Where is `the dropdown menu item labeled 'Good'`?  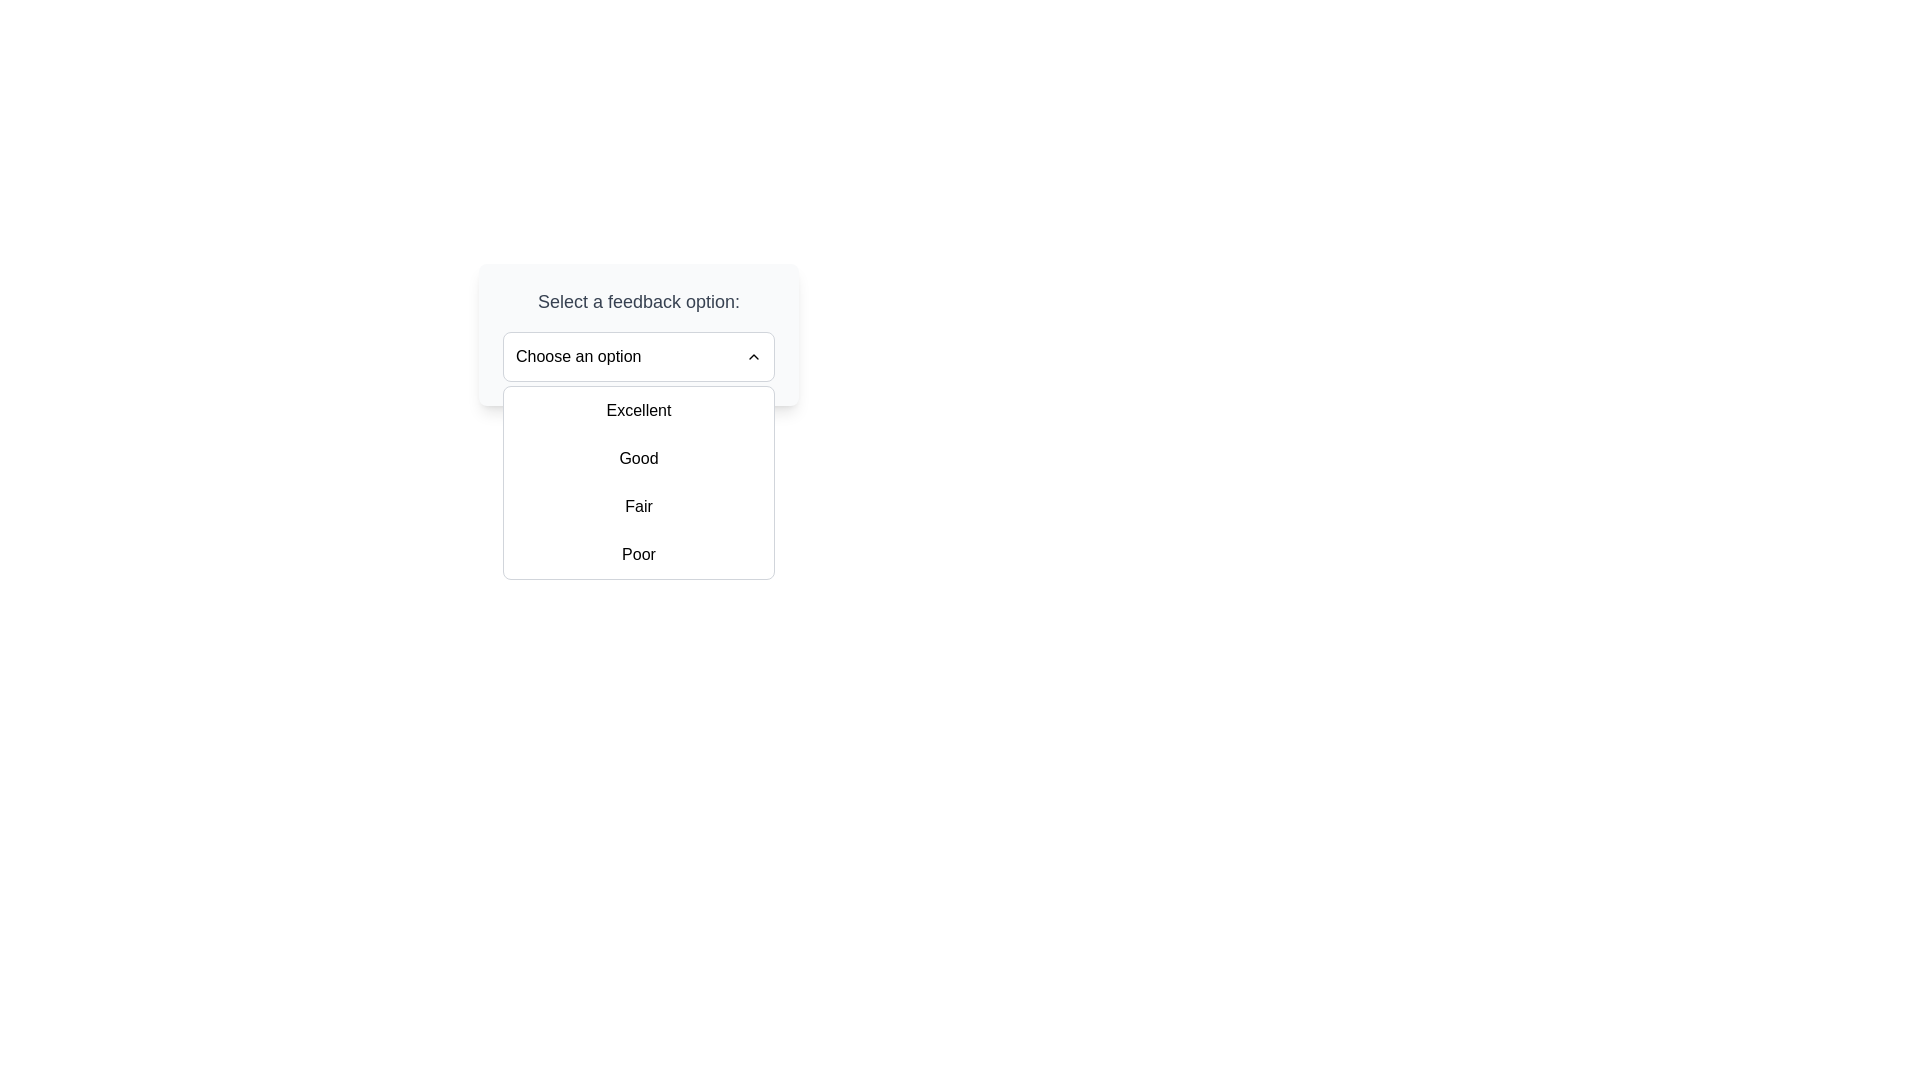
the dropdown menu item labeled 'Good' is located at coordinates (637, 459).